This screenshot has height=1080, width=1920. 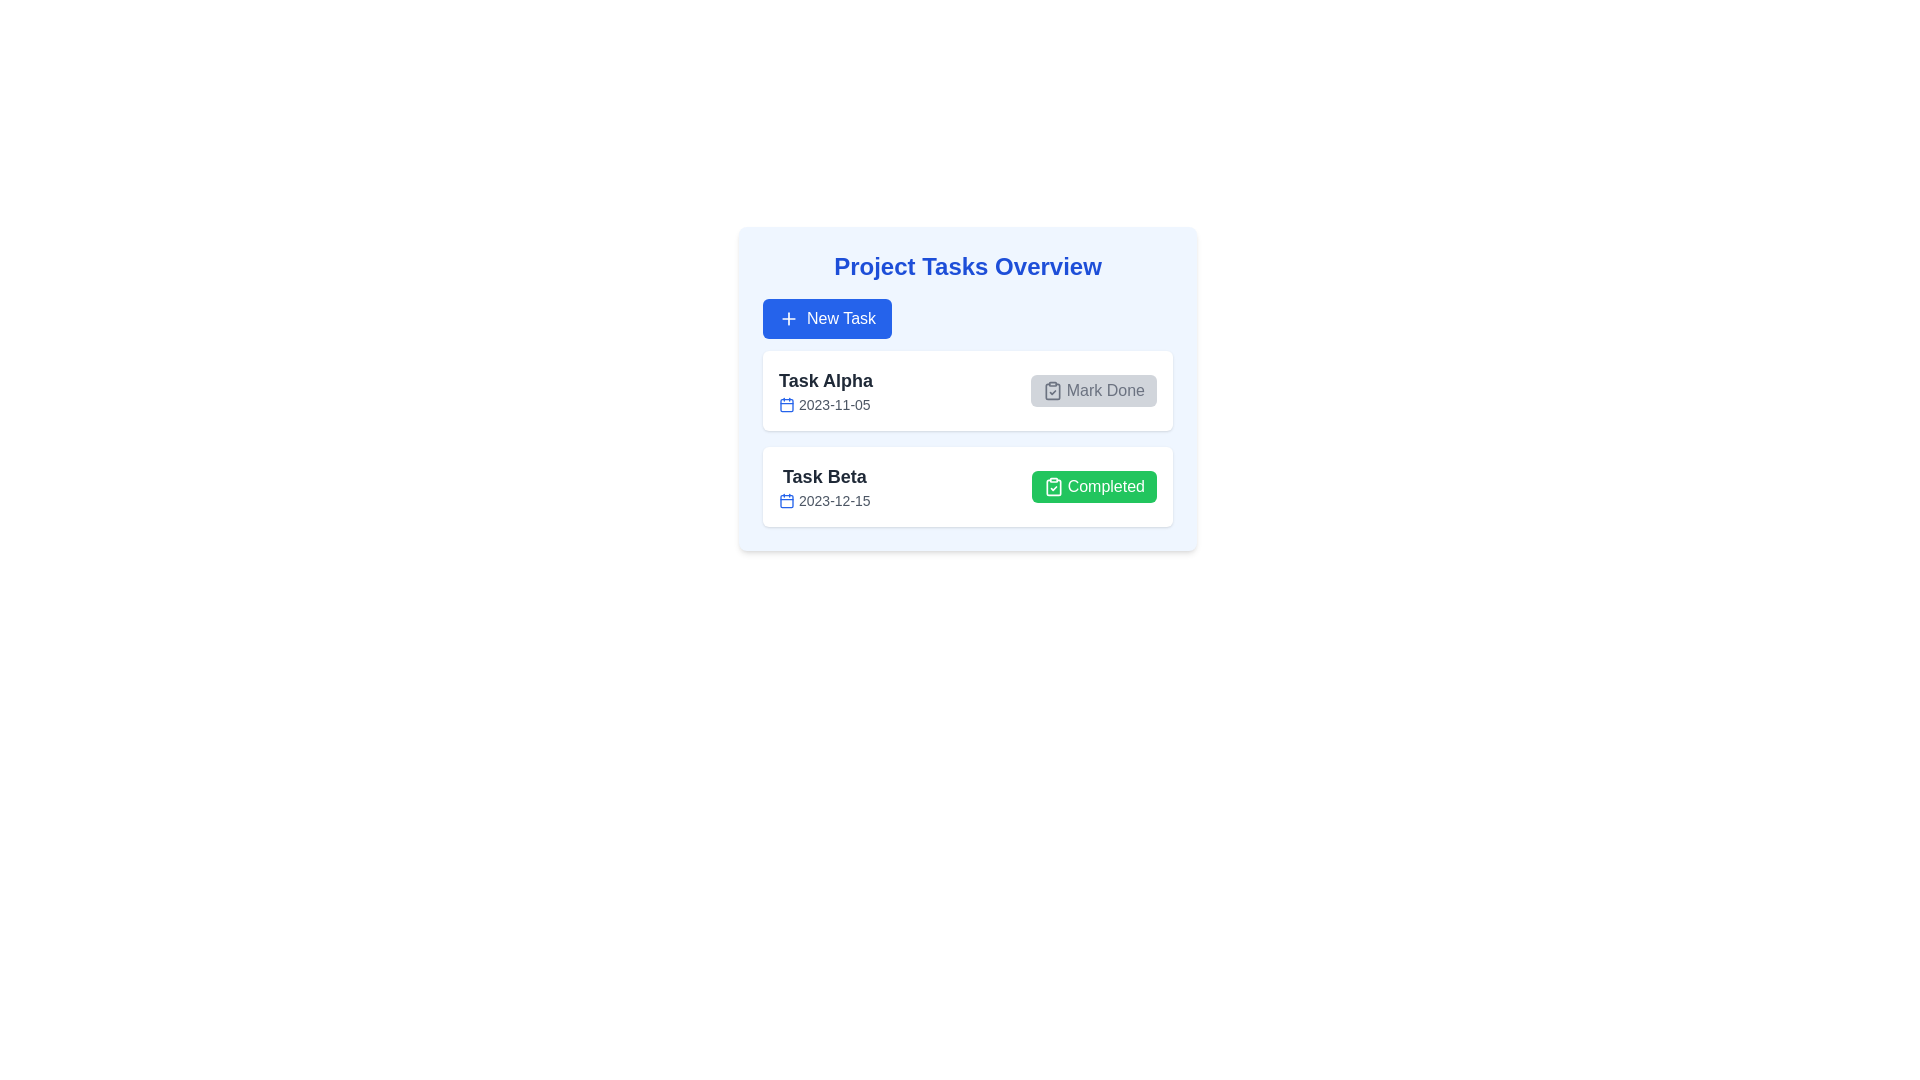 What do you see at coordinates (824, 477) in the screenshot?
I see `the 'Task Beta' text label, which is styled in bold and black, located above the date label and beside the green 'Completed' button in the second task item layout` at bounding box center [824, 477].